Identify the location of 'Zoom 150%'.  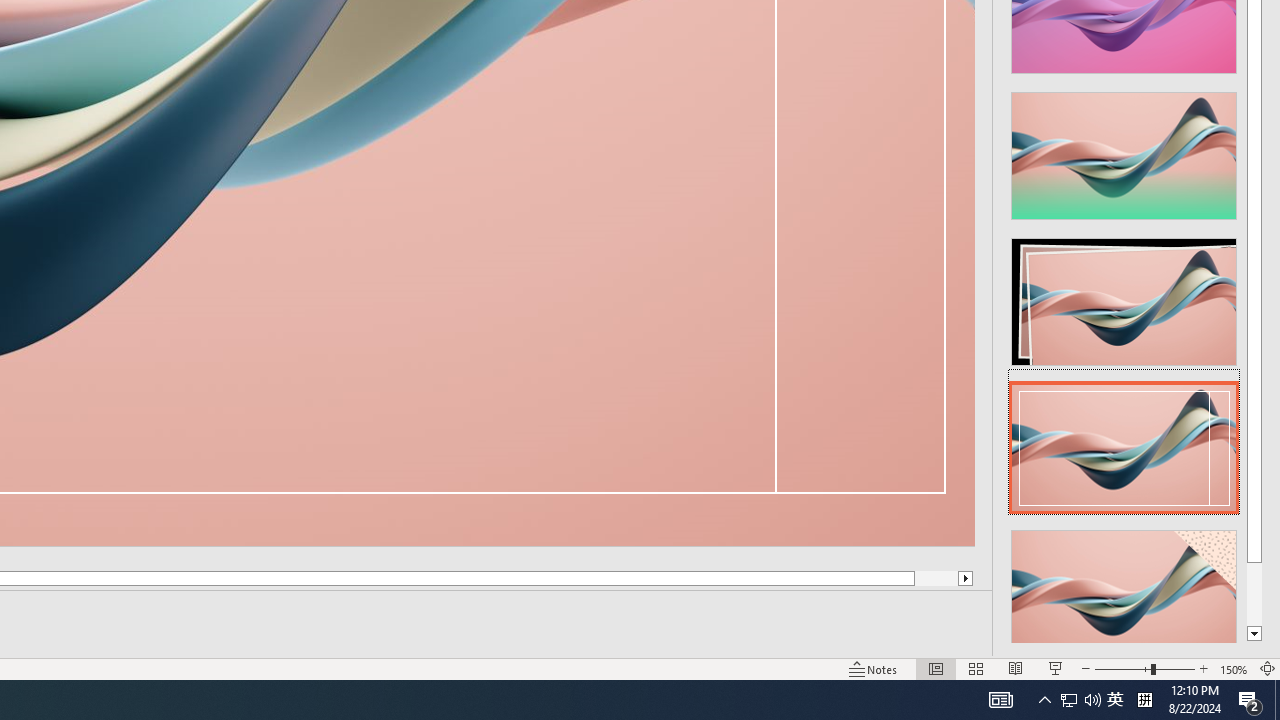
(1233, 669).